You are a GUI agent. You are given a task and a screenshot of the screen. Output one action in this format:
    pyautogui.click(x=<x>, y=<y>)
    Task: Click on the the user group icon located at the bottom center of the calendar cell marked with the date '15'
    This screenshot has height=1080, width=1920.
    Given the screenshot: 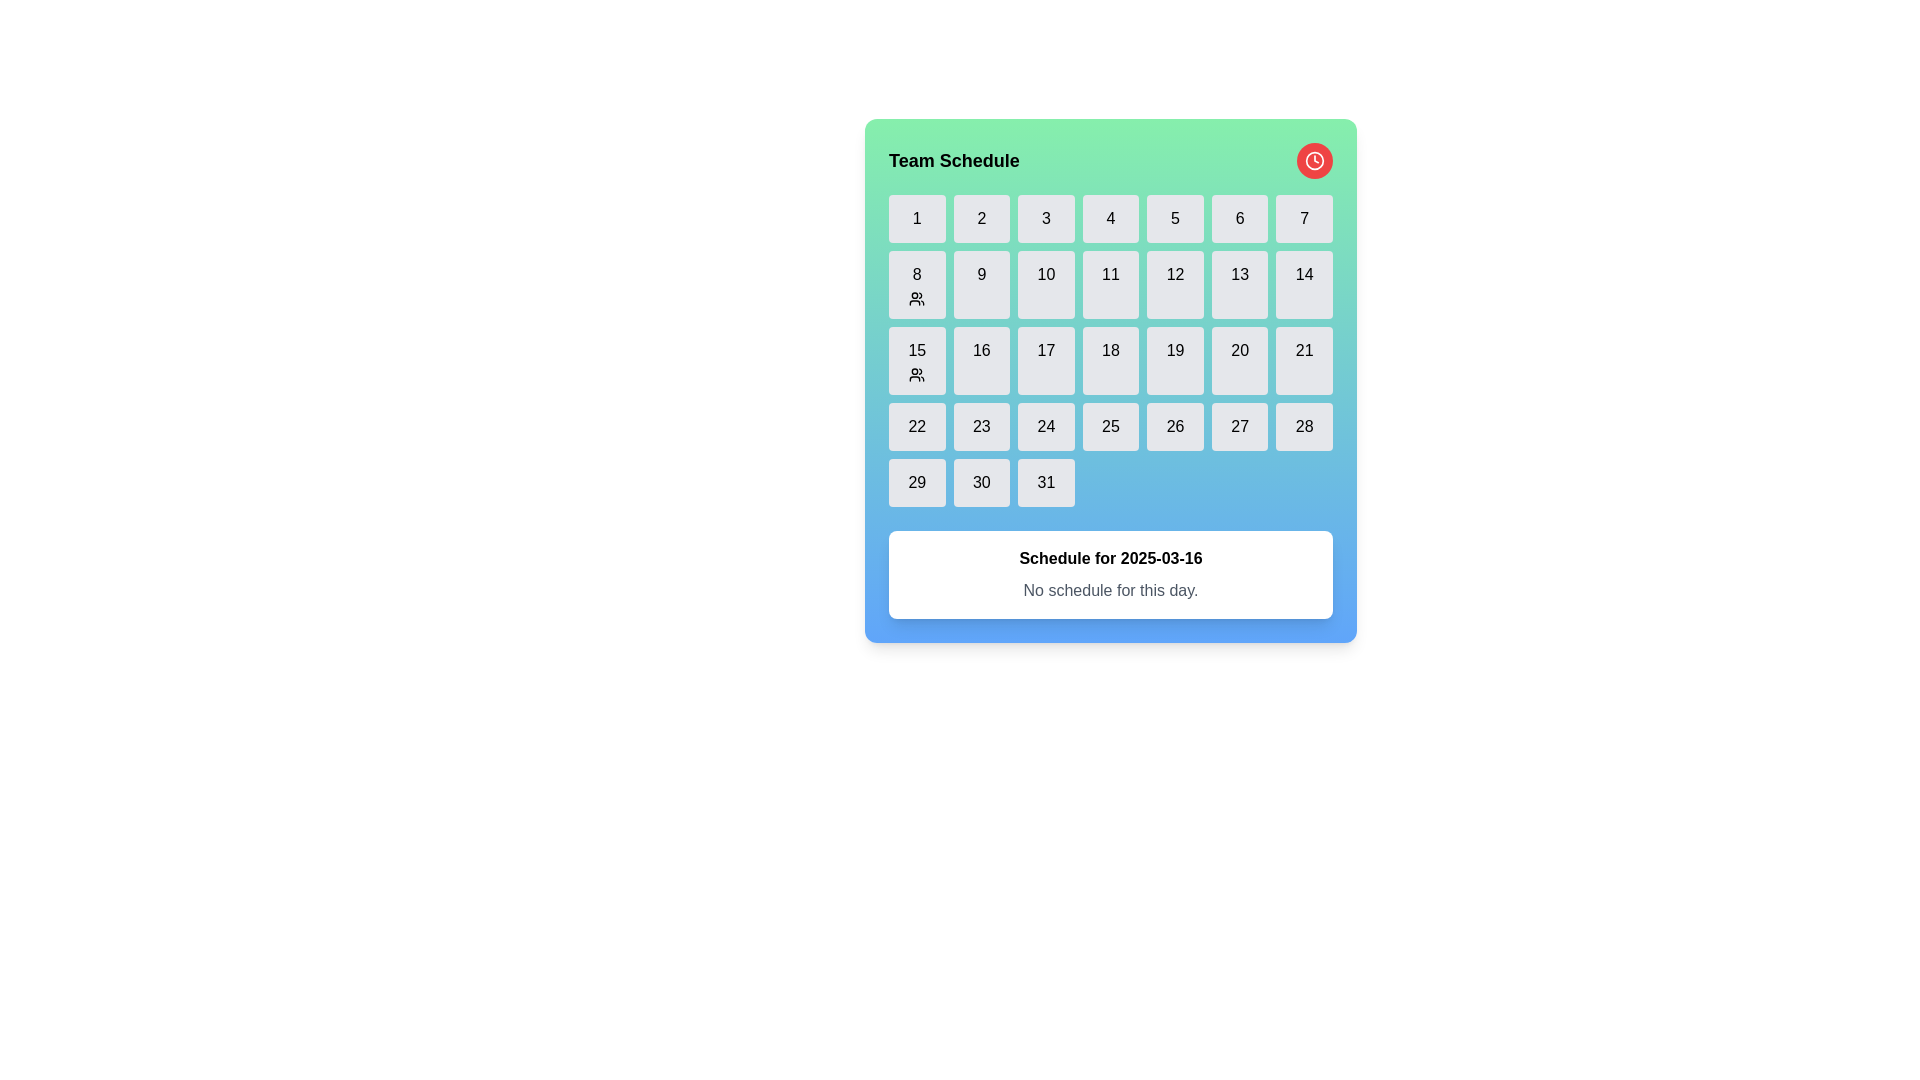 What is the action you would take?
    pyautogui.click(x=916, y=374)
    